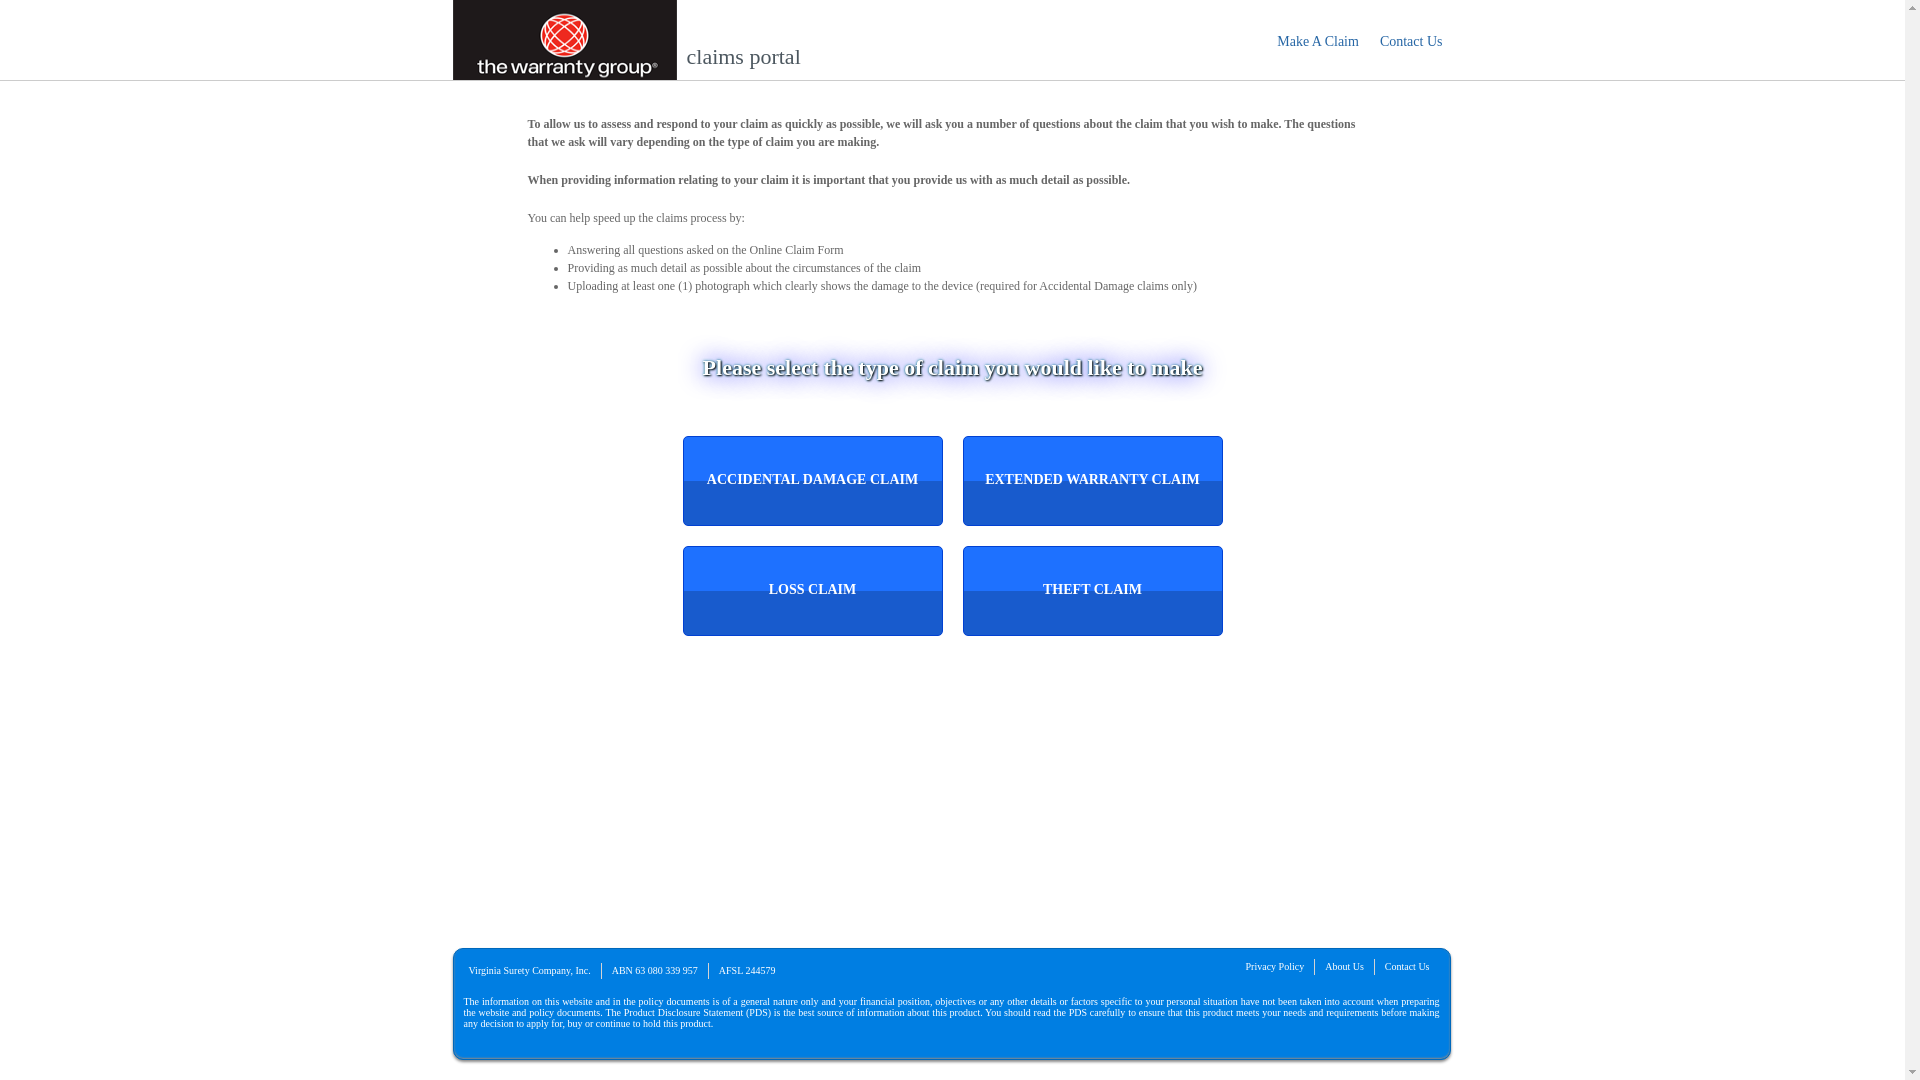 Image resolution: width=1920 pixels, height=1080 pixels. Describe the element at coordinates (1406, 965) in the screenshot. I see `'Contact Us'` at that location.